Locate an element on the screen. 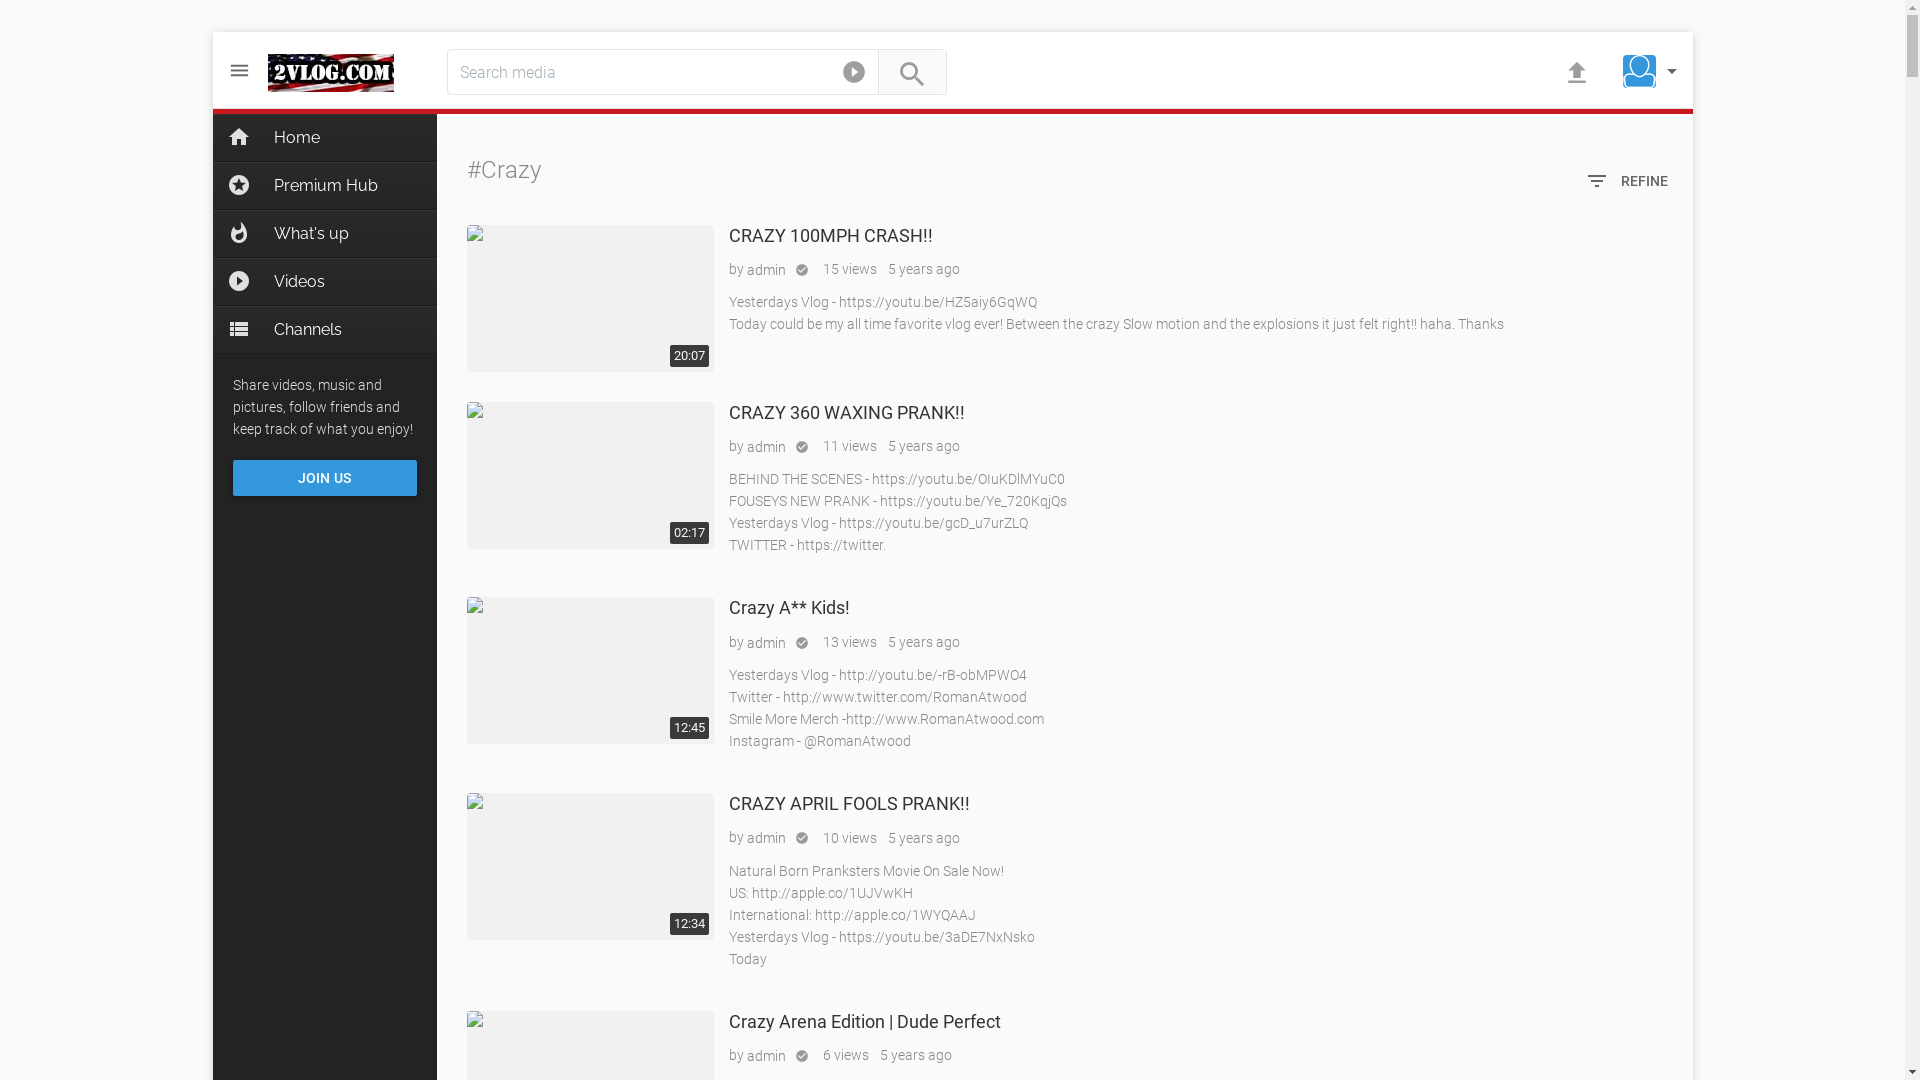 This screenshot has height=1080, width=1920. 'CRAZY 360 WAXING PRANK!!' is located at coordinates (588, 475).